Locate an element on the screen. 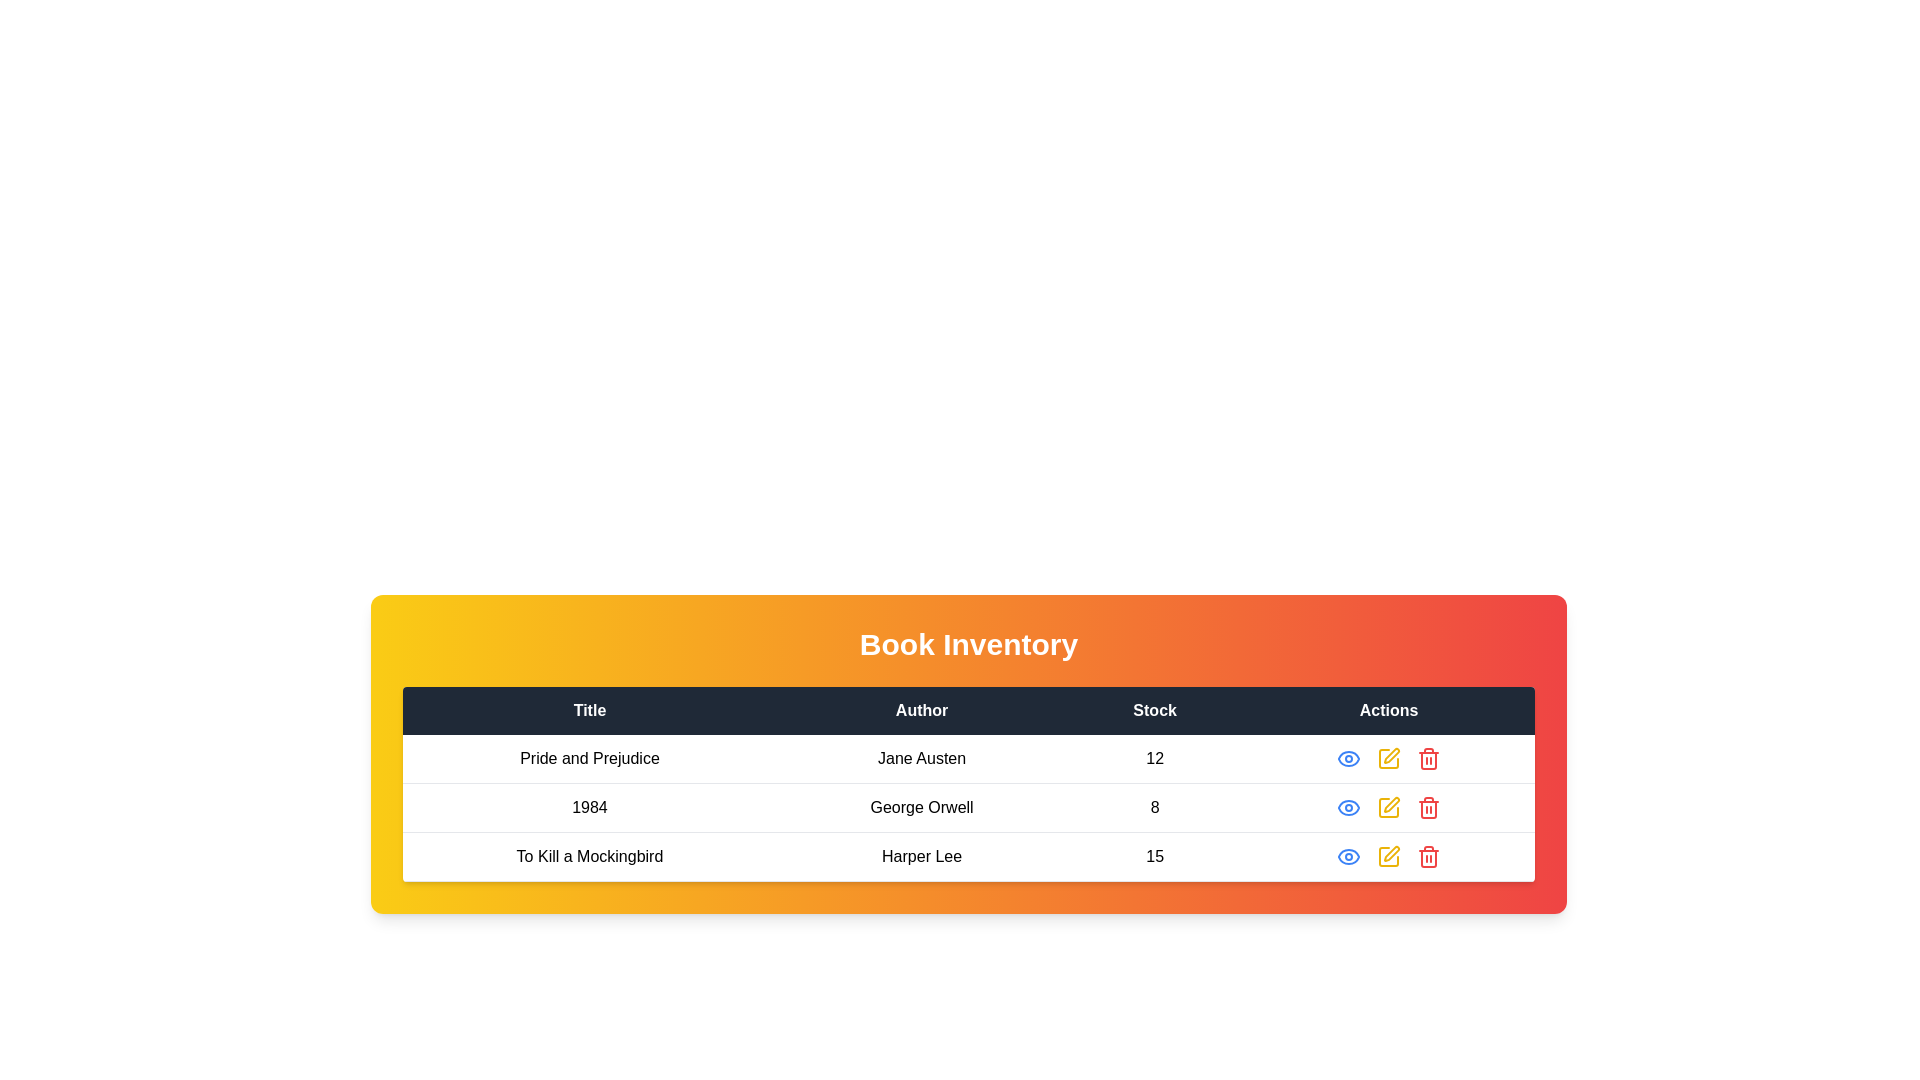 The image size is (1920, 1080). the blue eye-shaped icon in the 'Actions' column of the inventory table is located at coordinates (1348, 759).